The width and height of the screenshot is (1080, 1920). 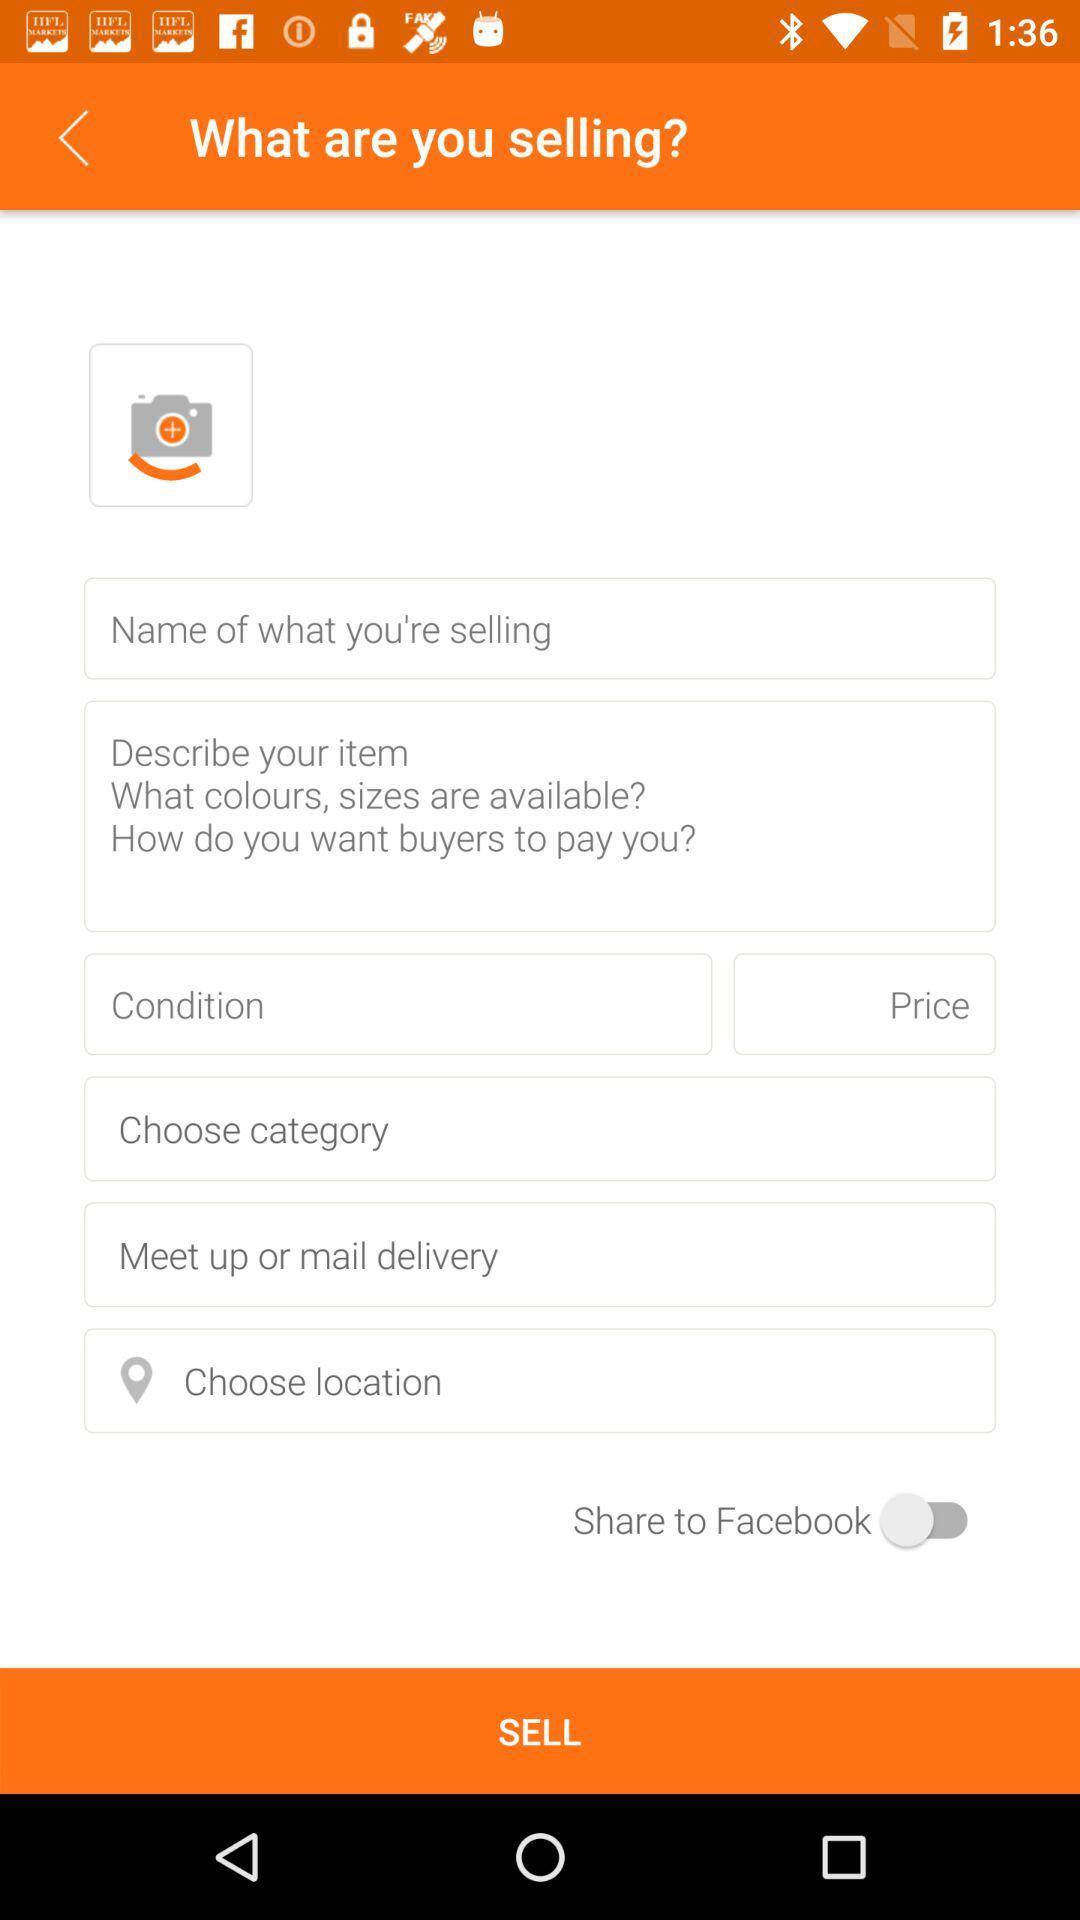 I want to click on space for product name, so click(x=540, y=627).